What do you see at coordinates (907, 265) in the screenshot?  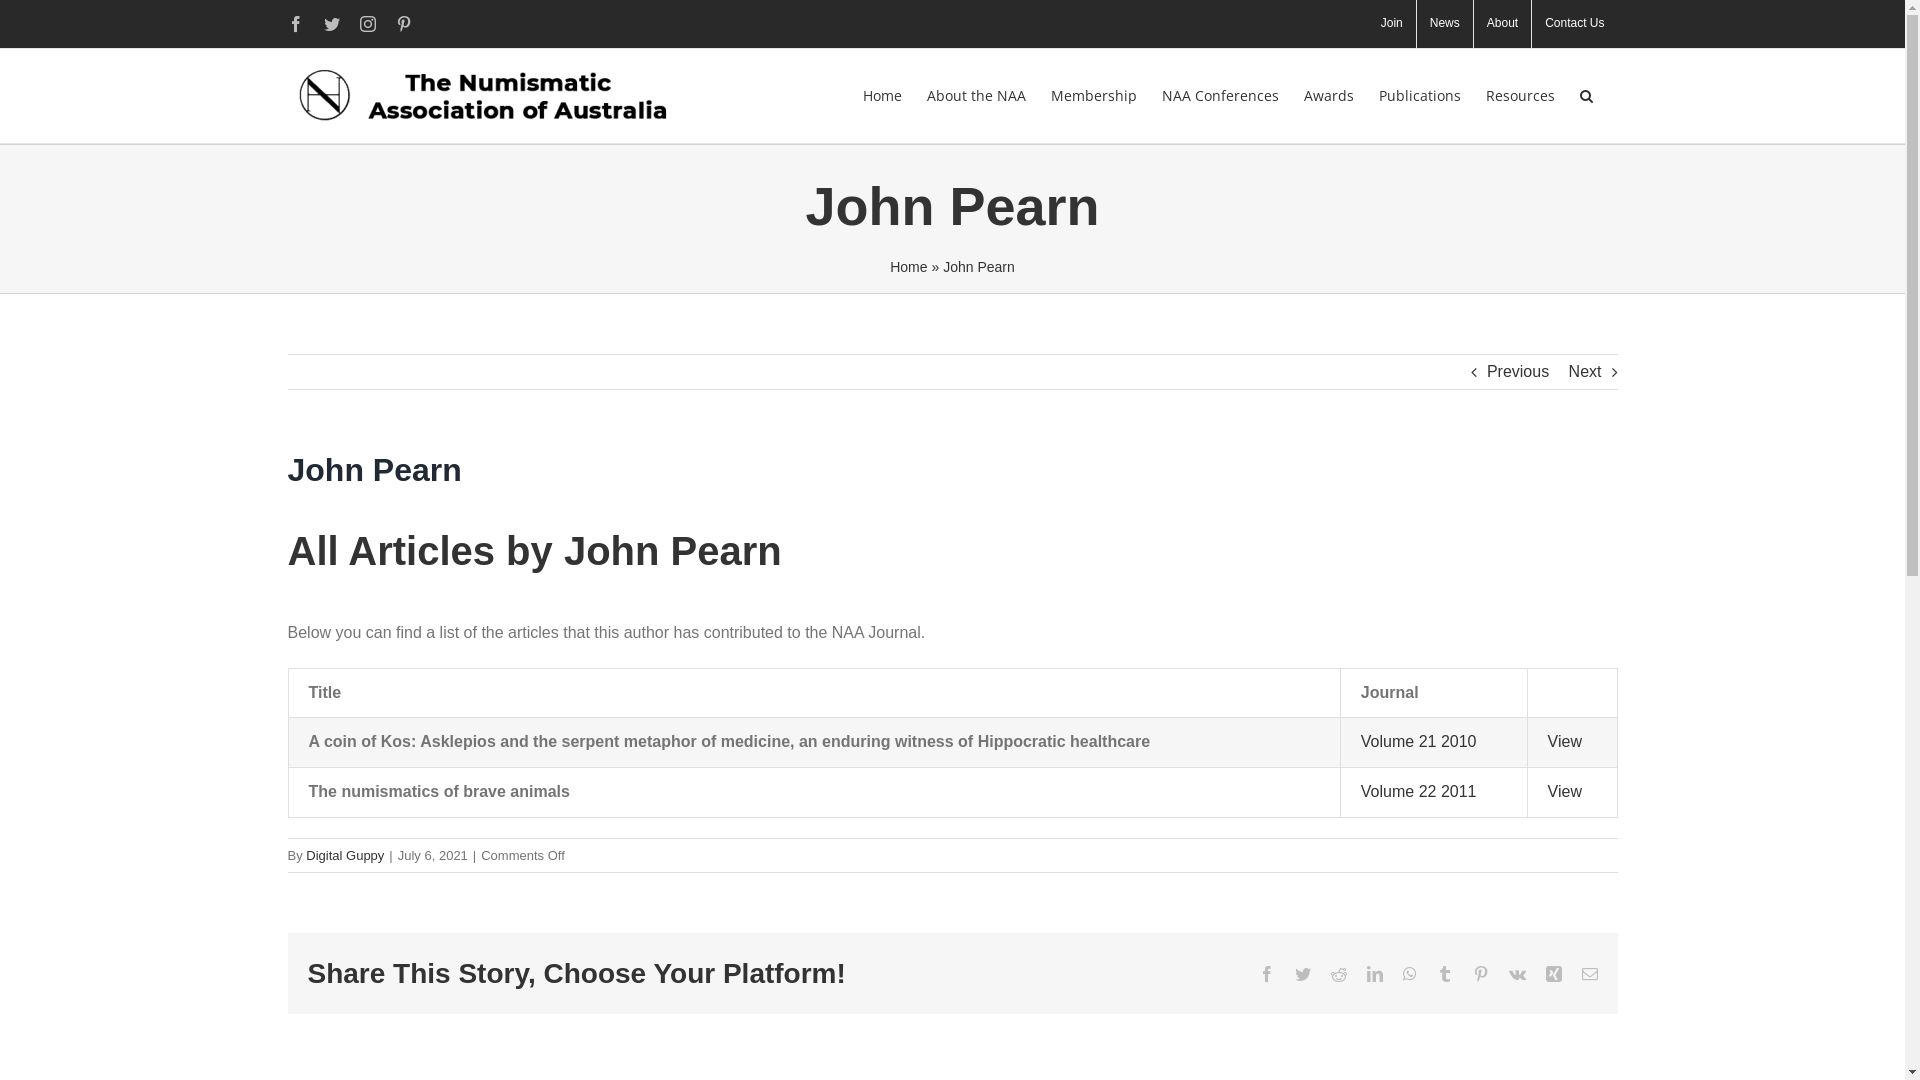 I see `'Home'` at bounding box center [907, 265].